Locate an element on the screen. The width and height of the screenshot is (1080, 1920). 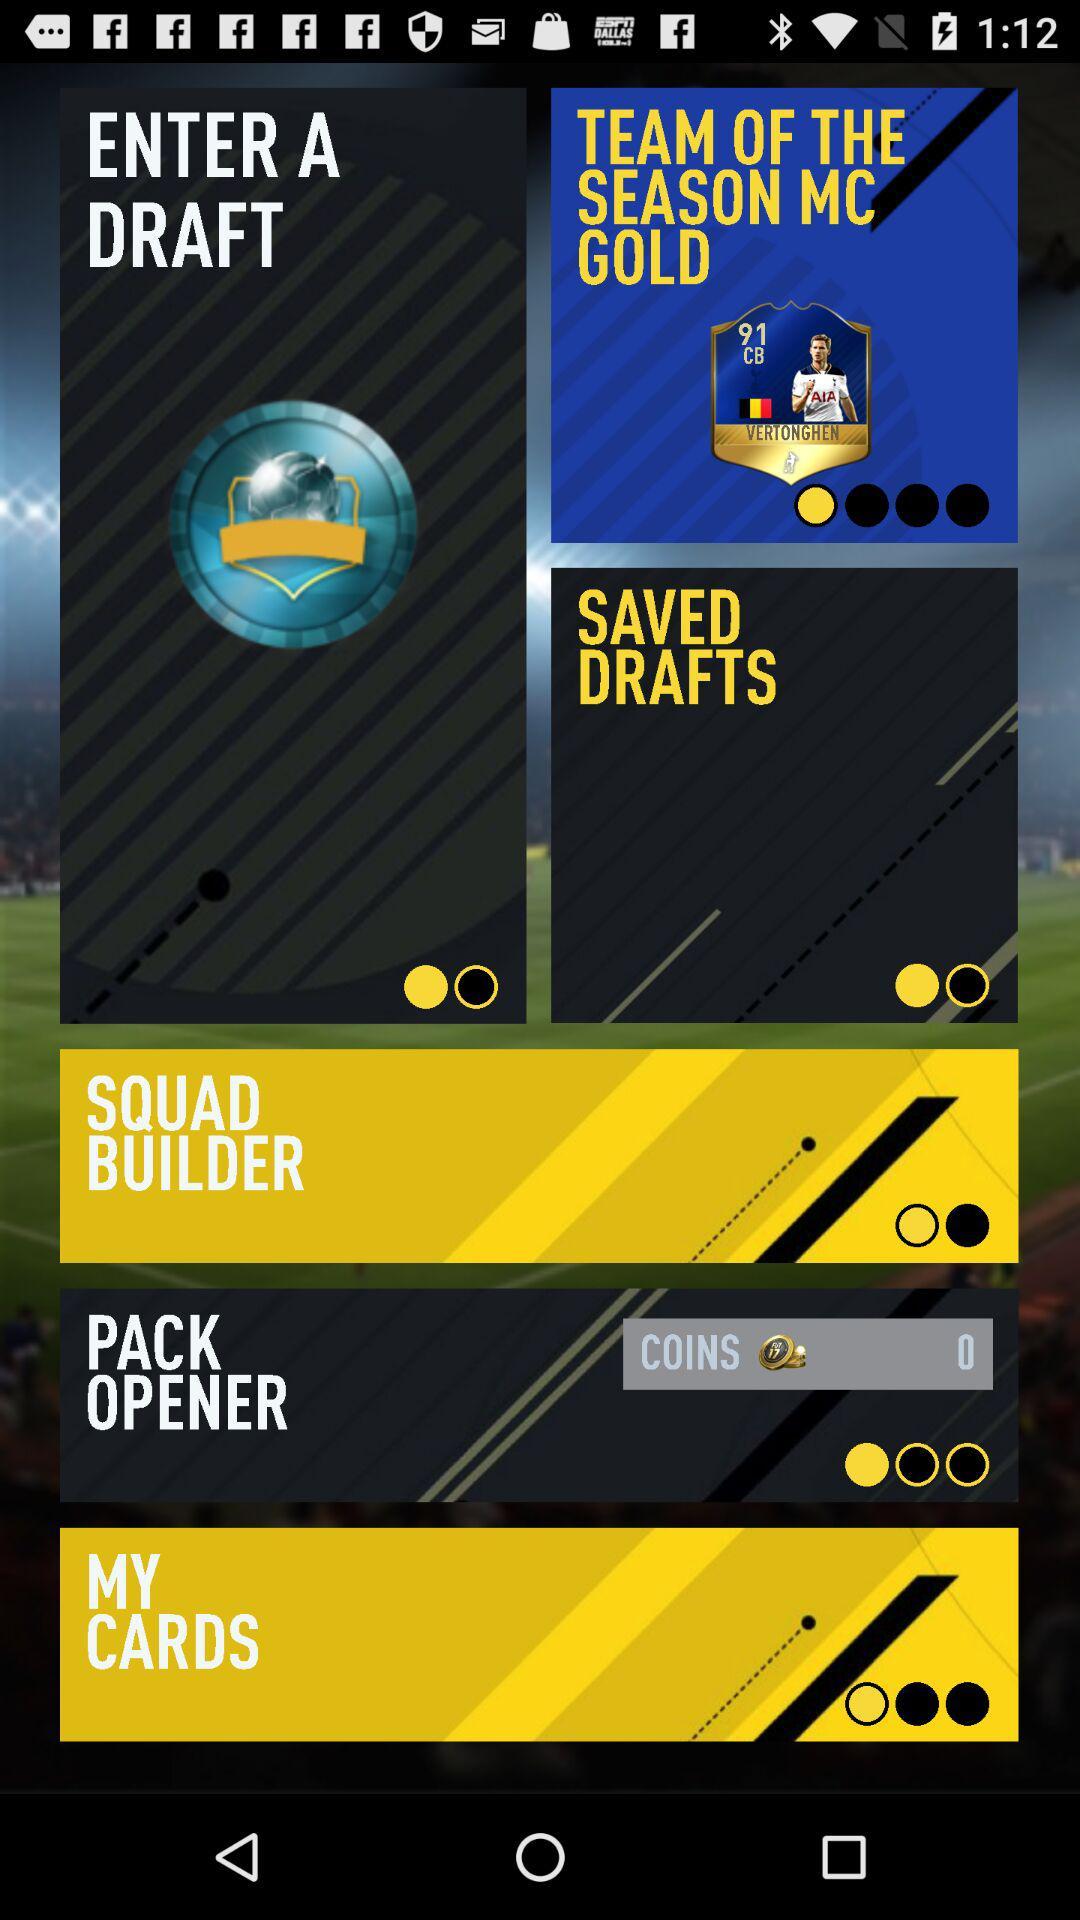
click the saved drafts box is located at coordinates (783, 794).